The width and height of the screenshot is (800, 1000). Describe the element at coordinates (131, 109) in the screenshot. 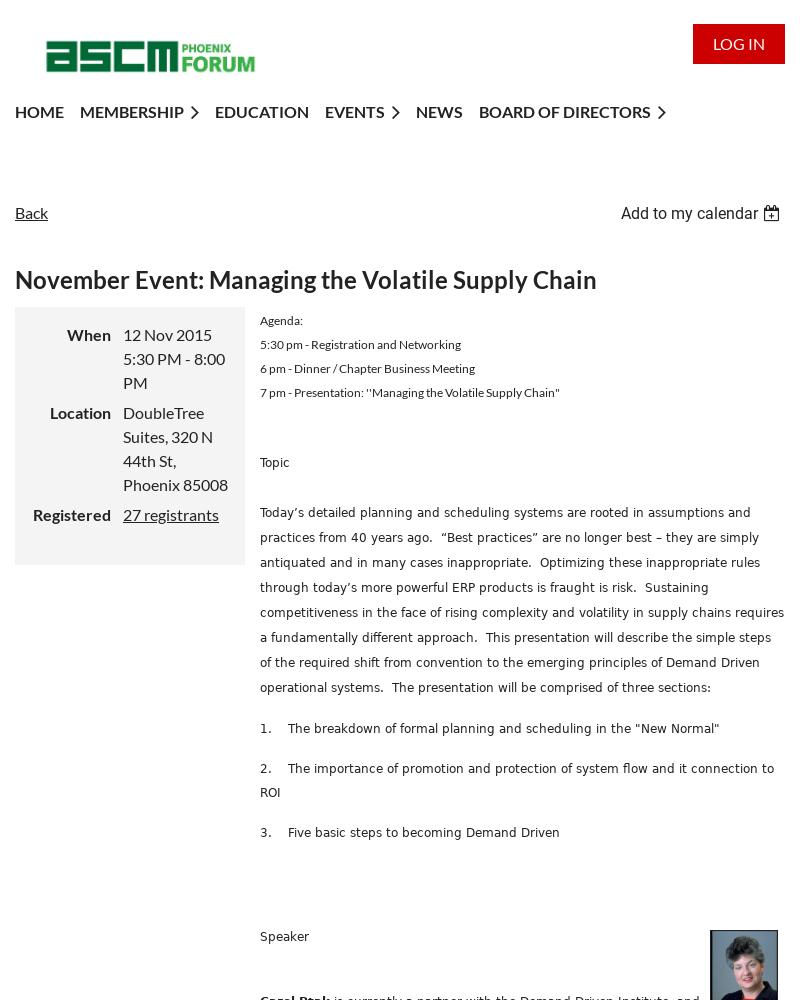

I see `'Membership'` at that location.